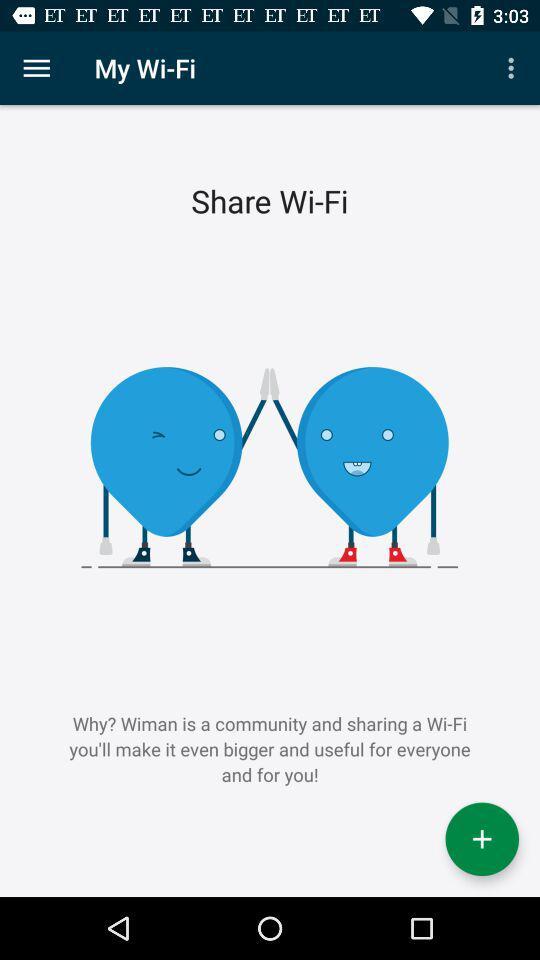 The image size is (540, 960). What do you see at coordinates (481, 839) in the screenshot?
I see `network` at bounding box center [481, 839].